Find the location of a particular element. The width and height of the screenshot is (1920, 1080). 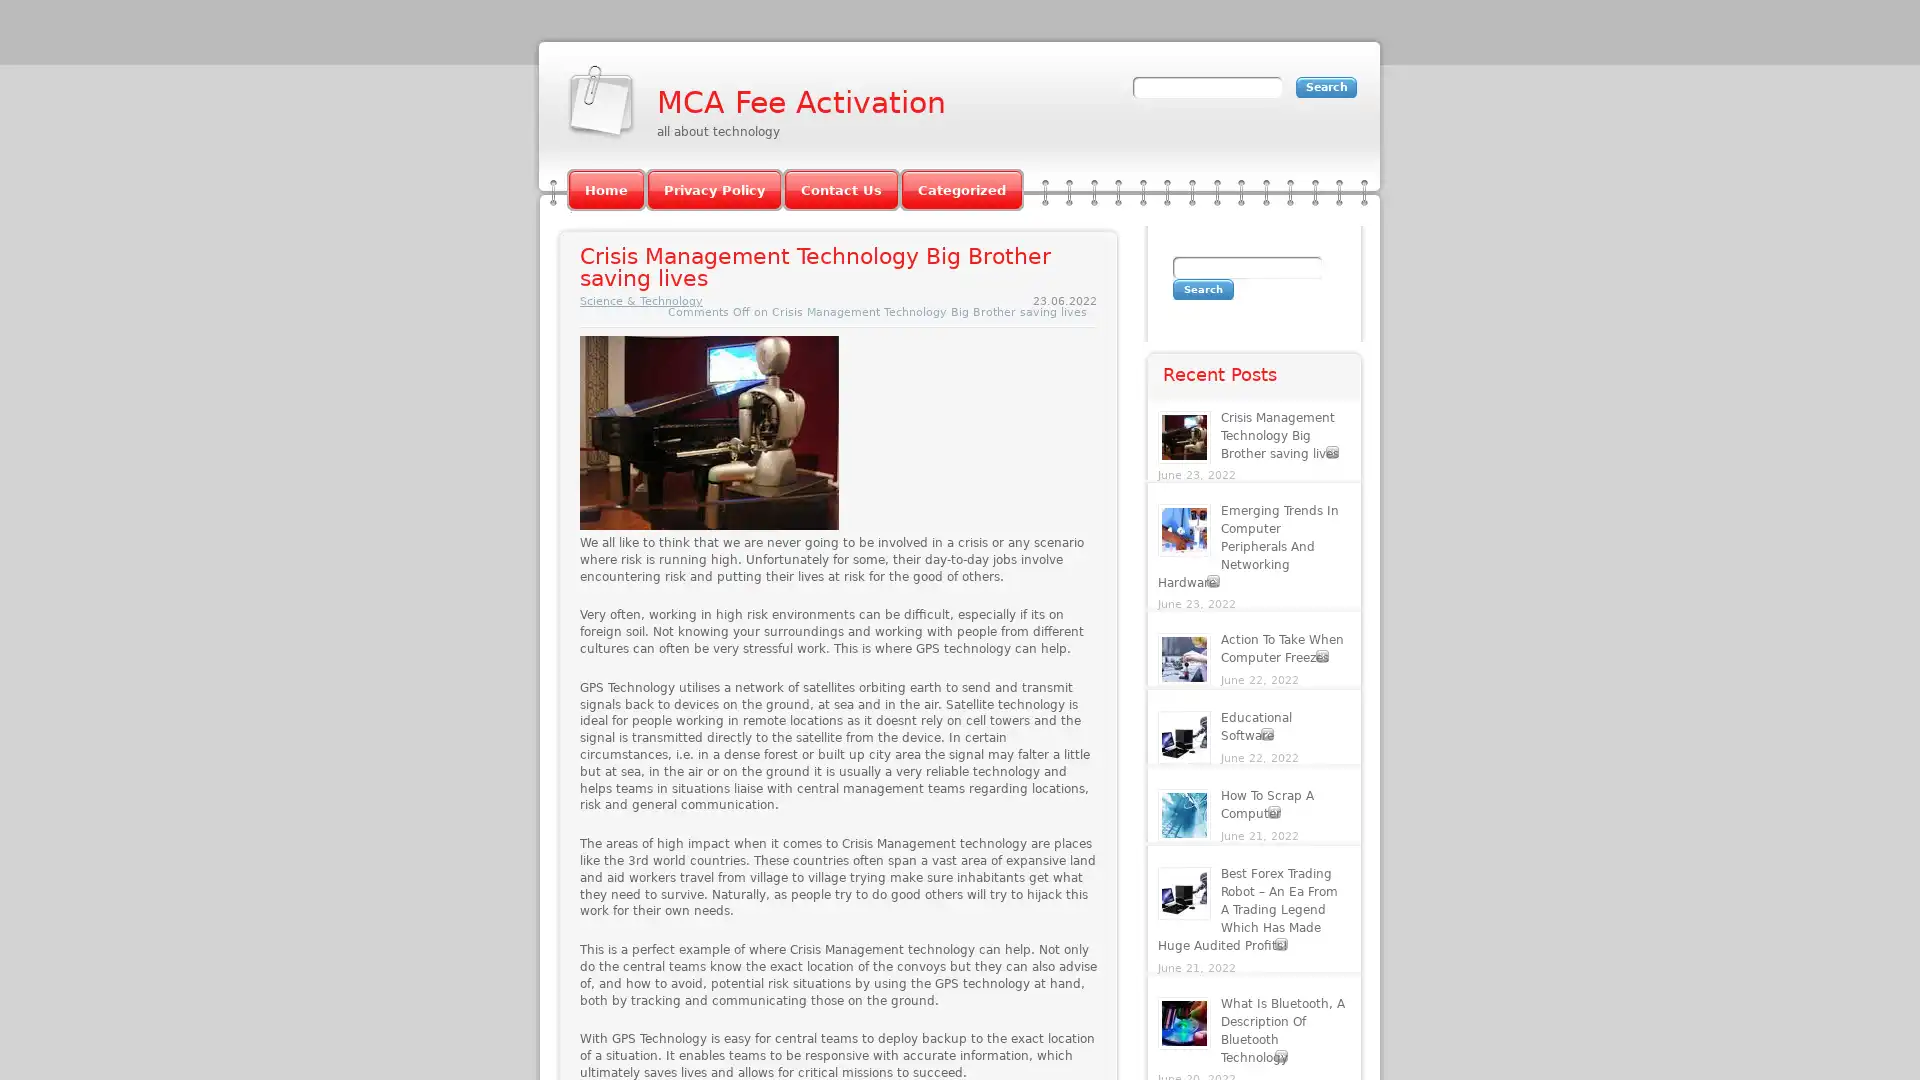

Search is located at coordinates (1202, 289).